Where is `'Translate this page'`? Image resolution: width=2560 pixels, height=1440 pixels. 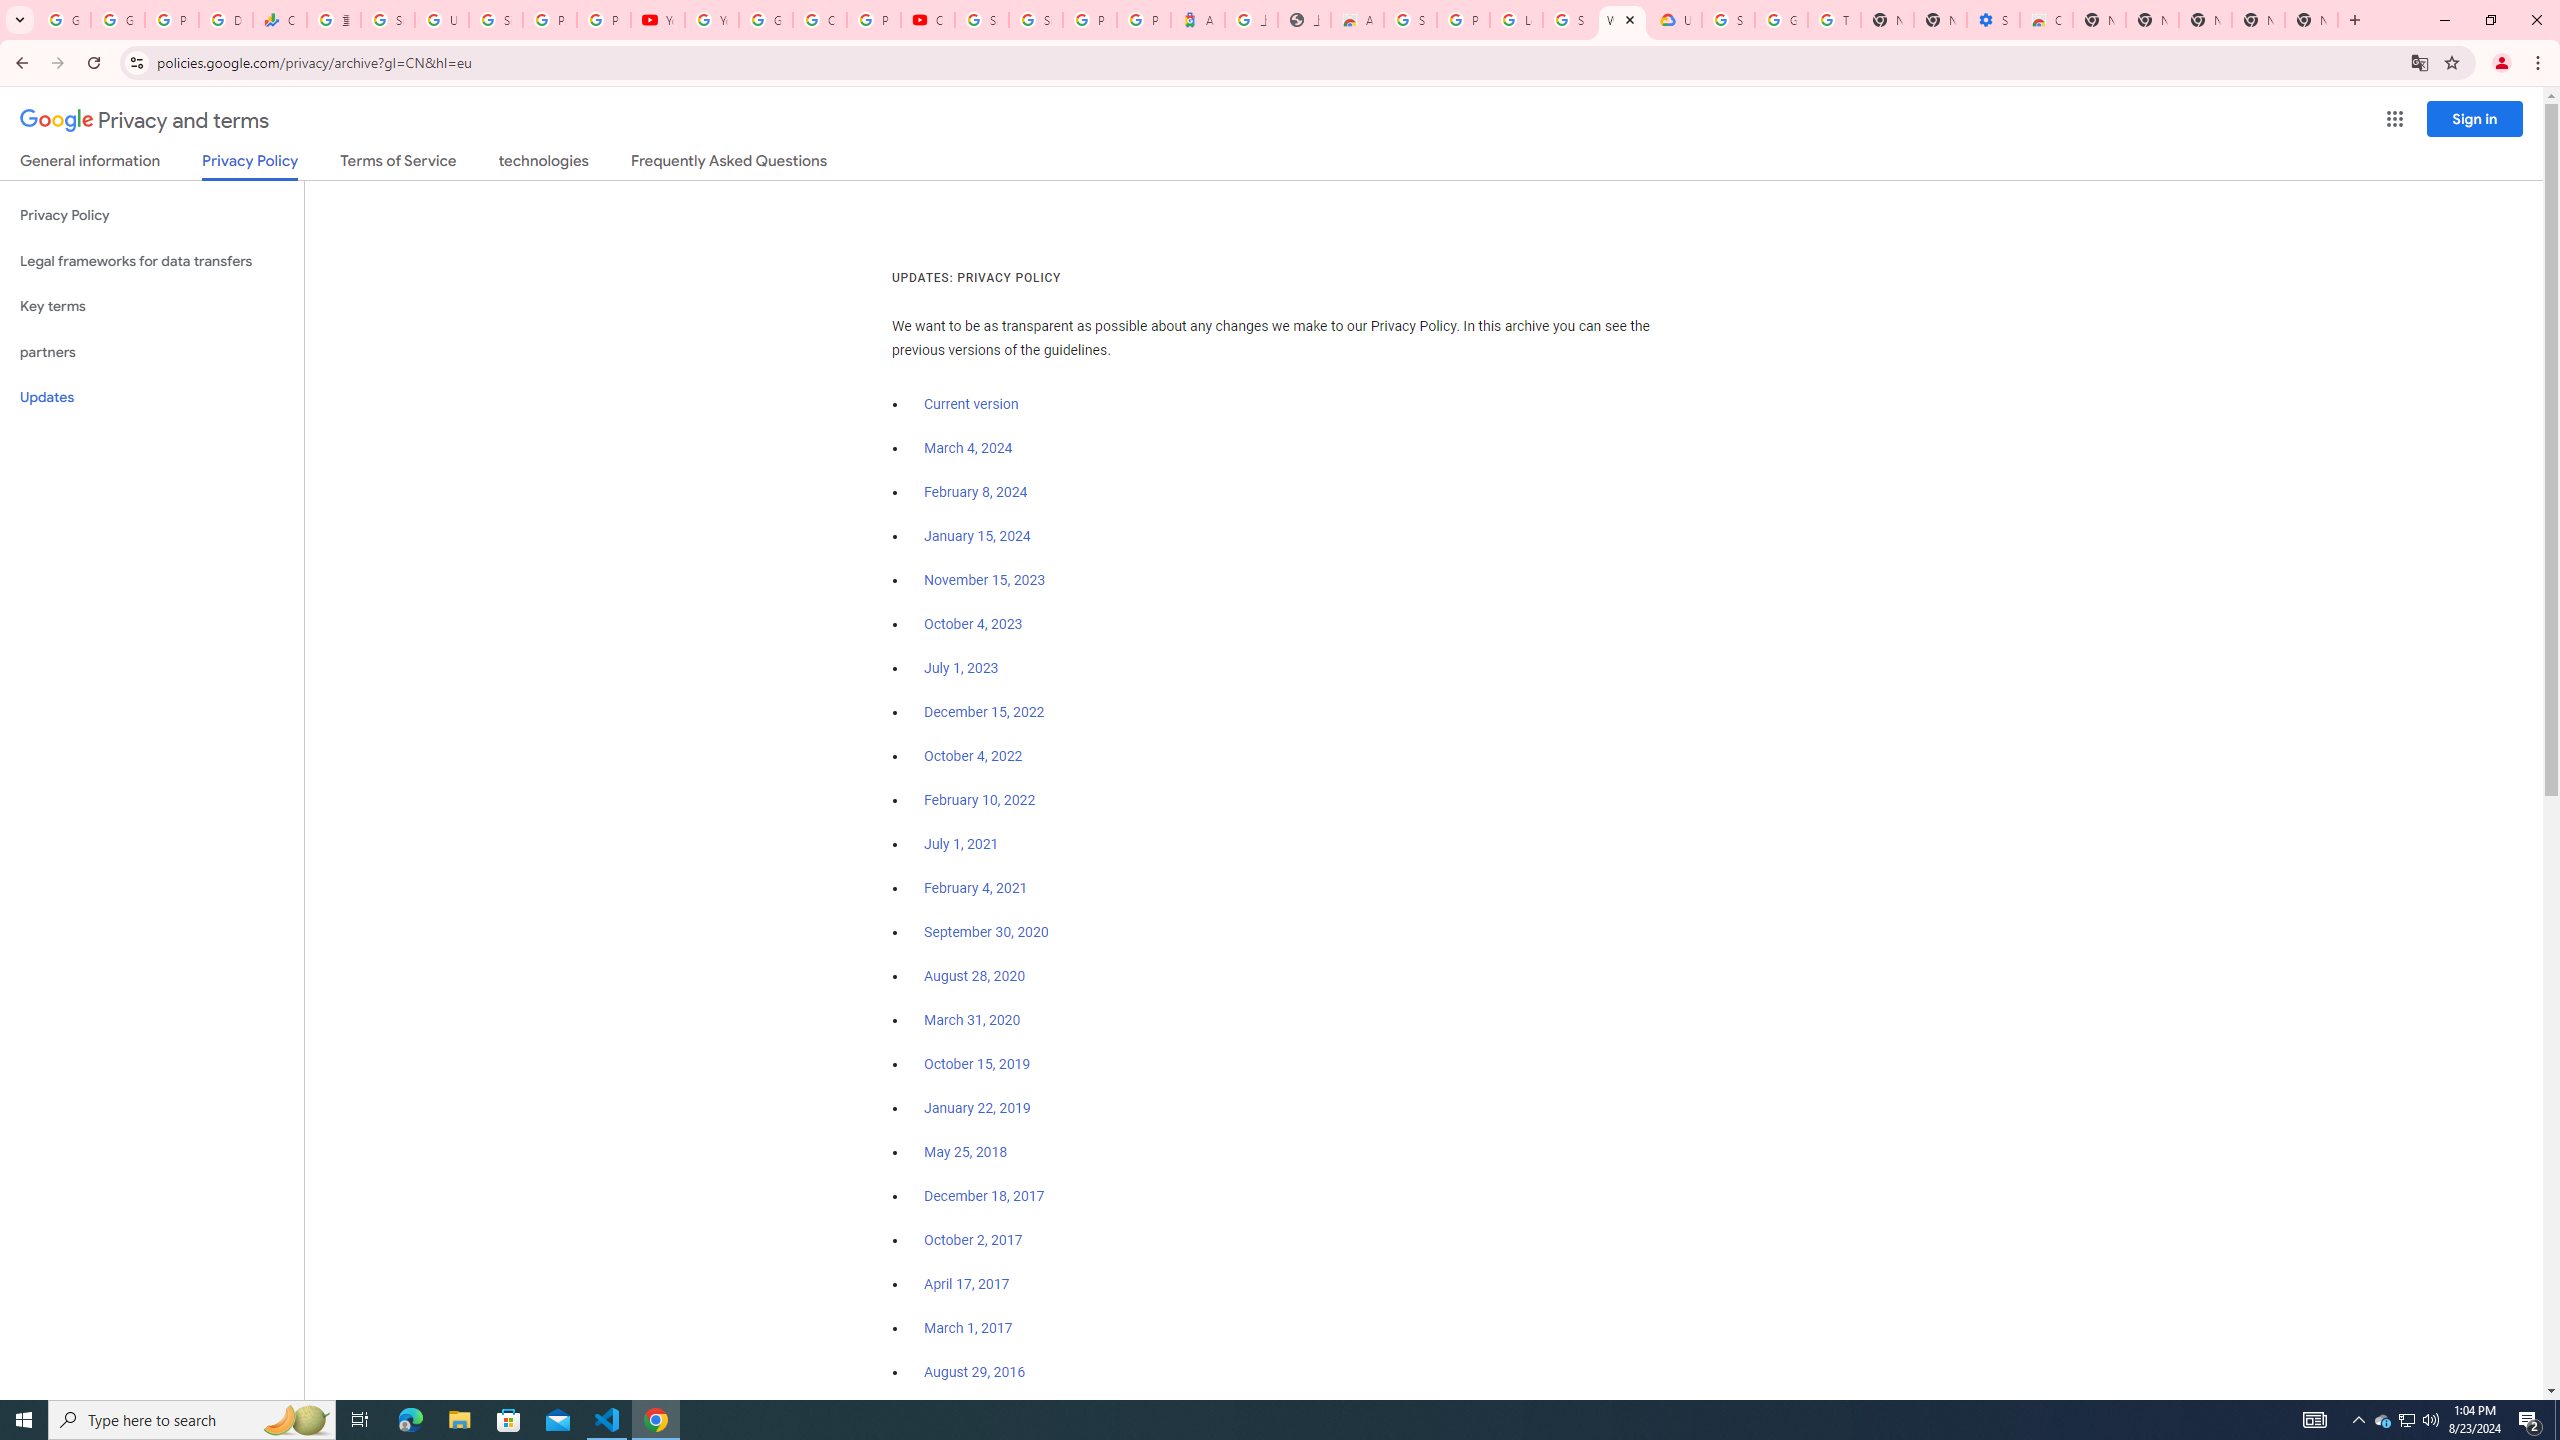
'Translate this page' is located at coordinates (2420, 61).